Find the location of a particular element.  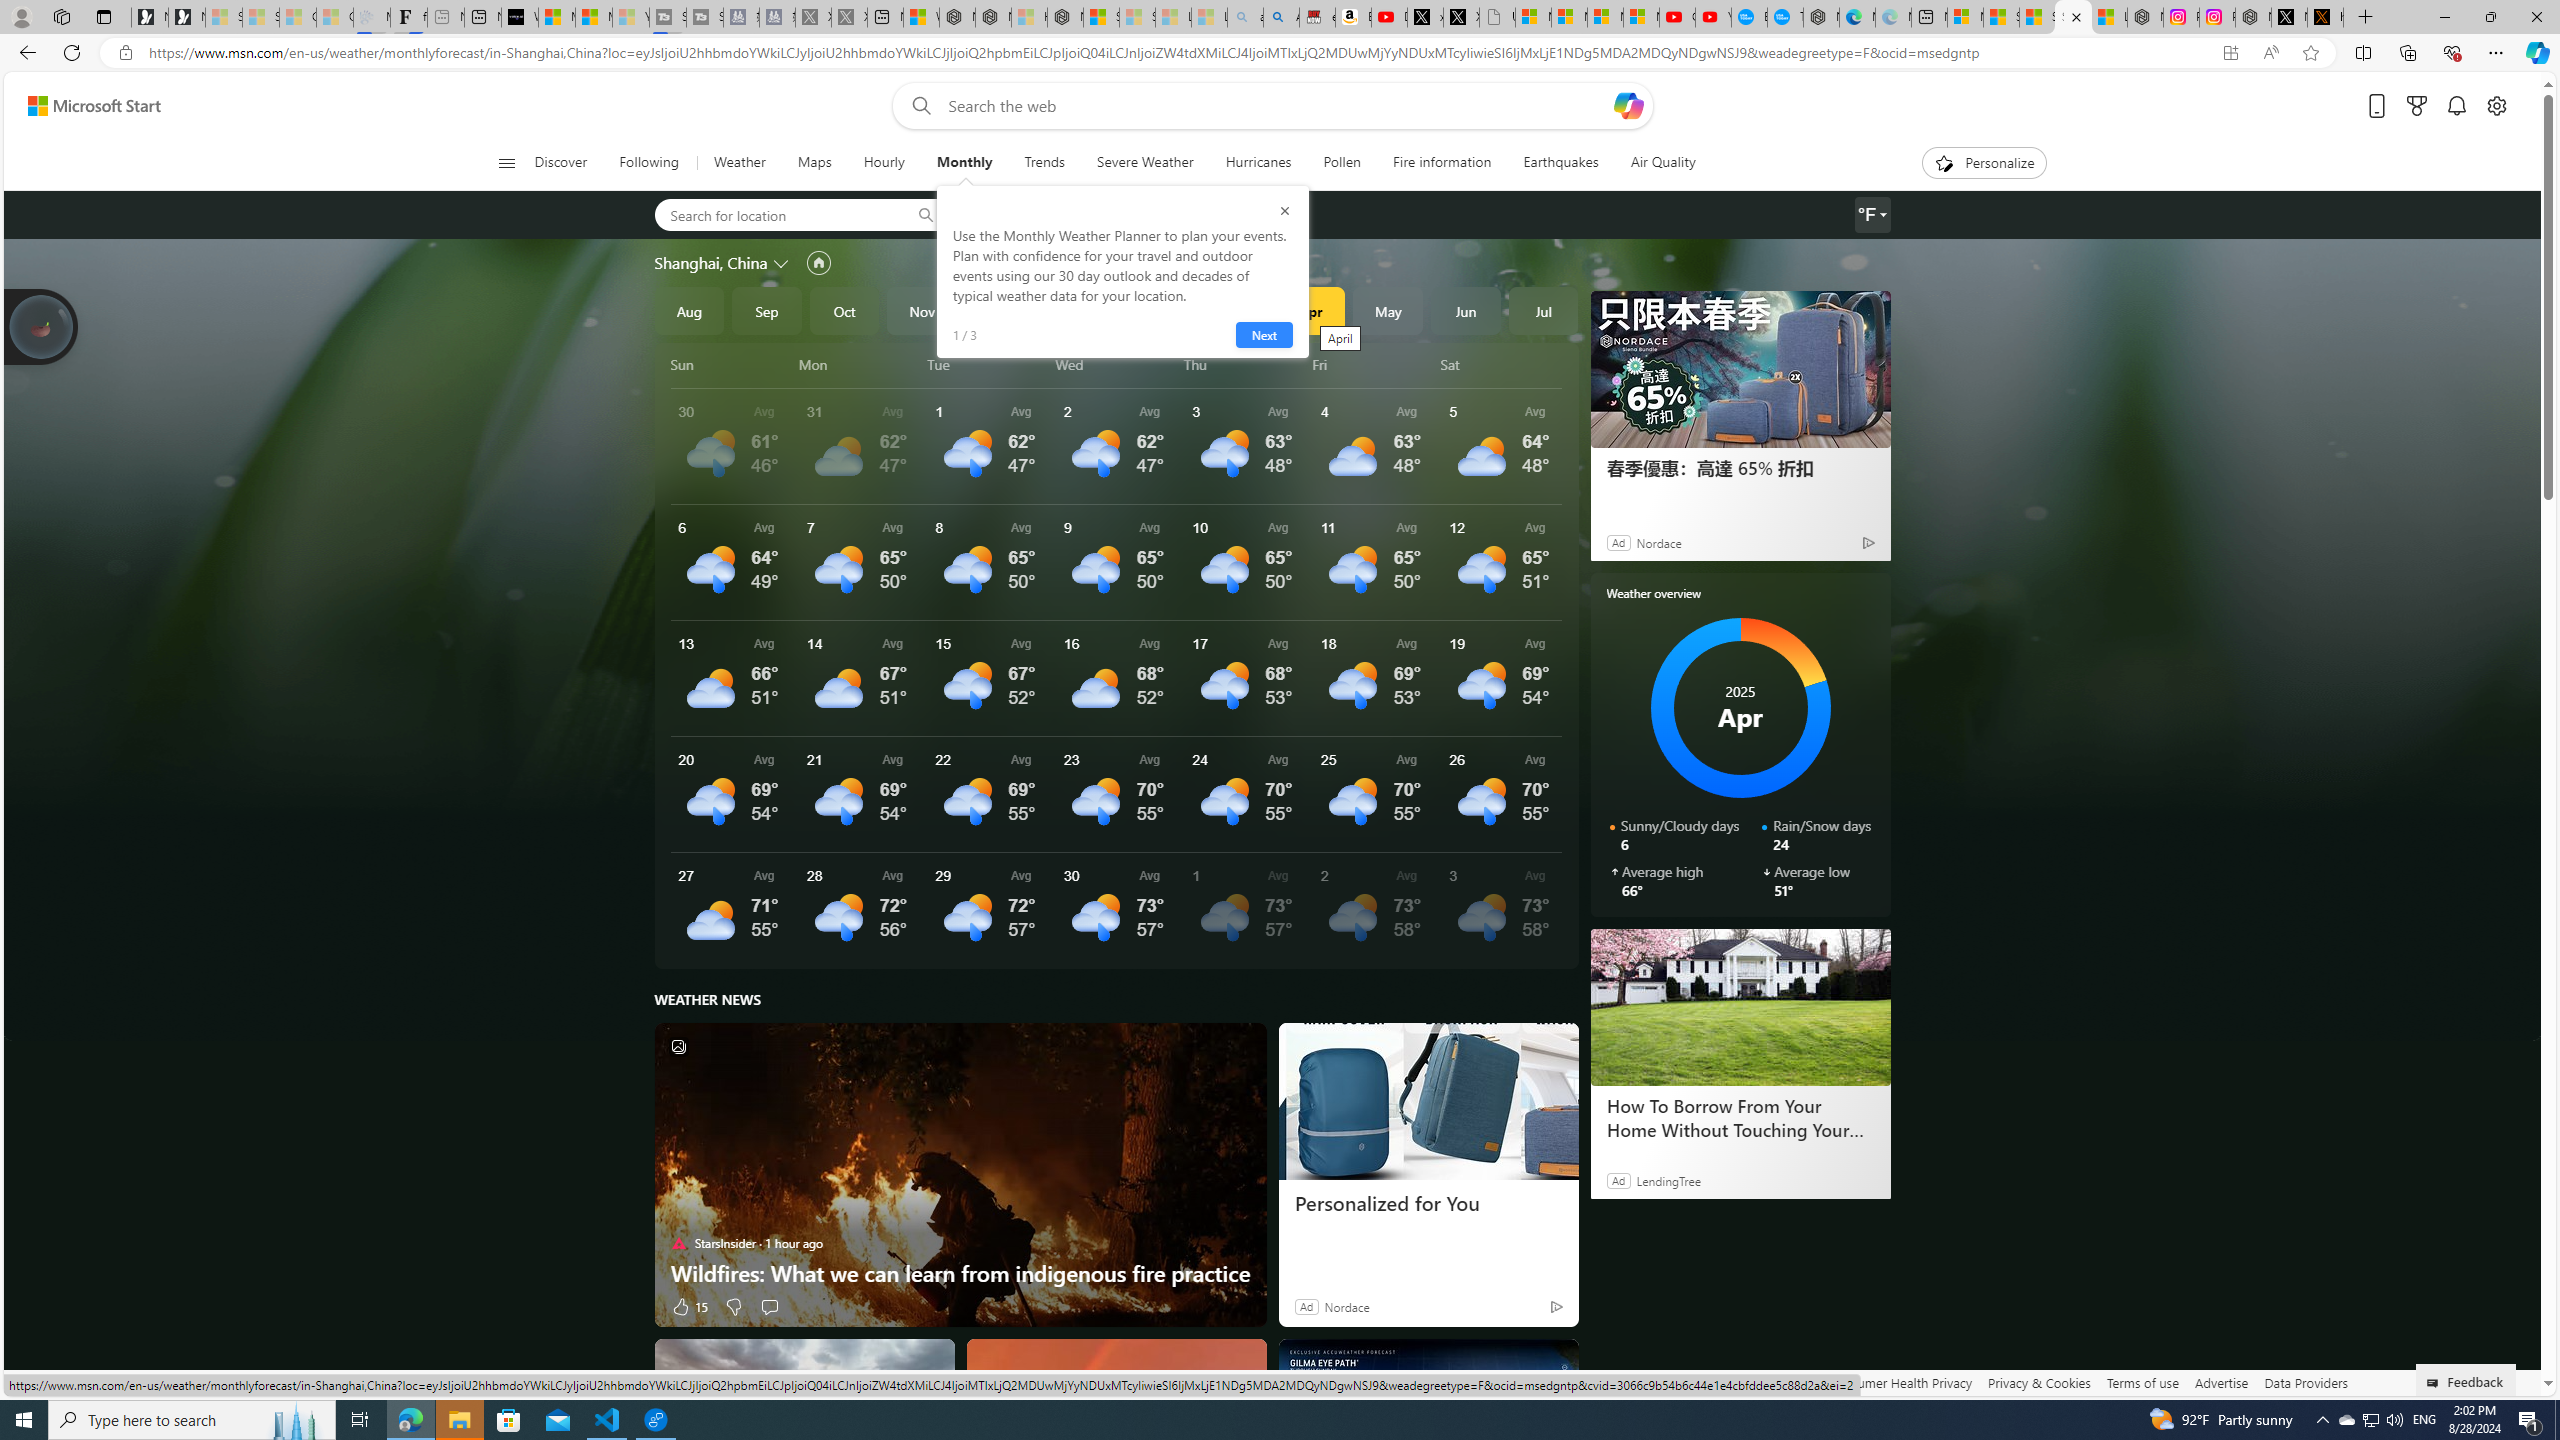

'Dec' is located at coordinates (998, 310).